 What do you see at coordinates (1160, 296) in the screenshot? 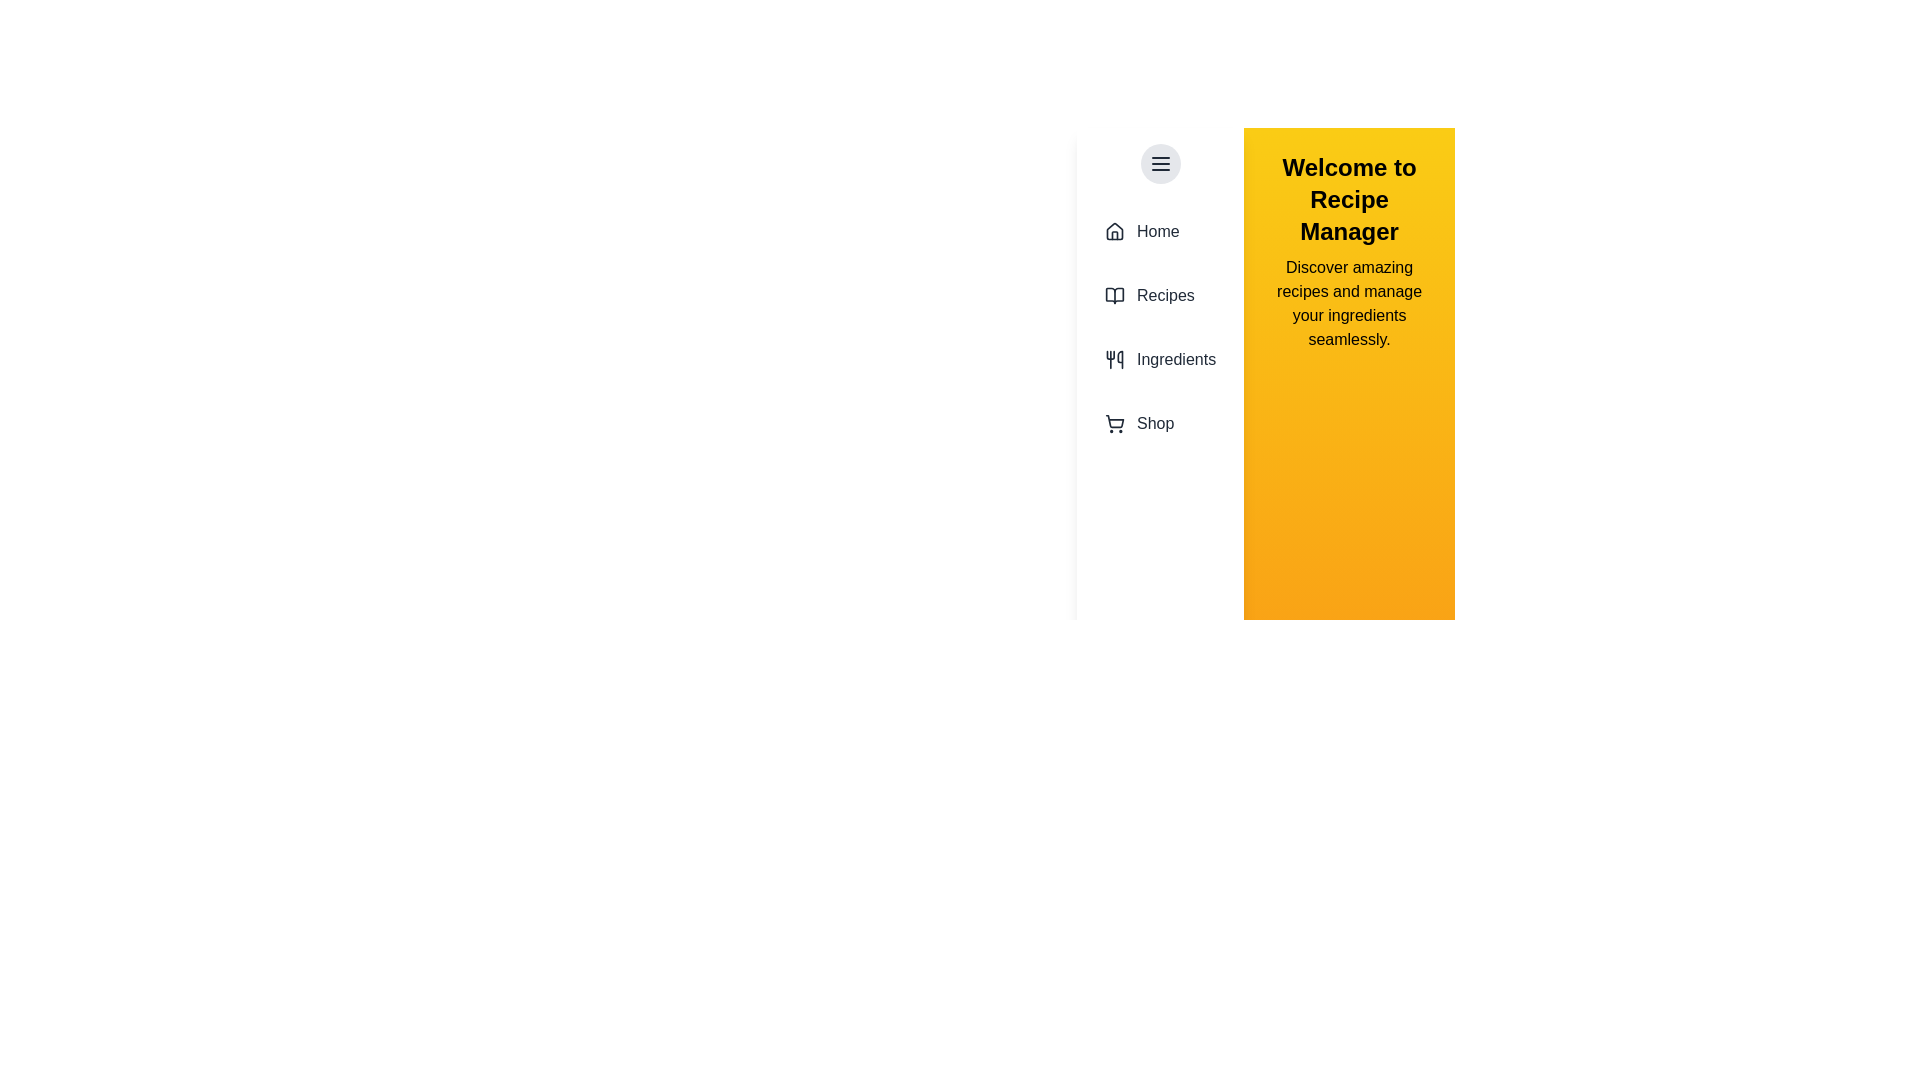
I see `the category item labeled Recipes in the drawer` at bounding box center [1160, 296].